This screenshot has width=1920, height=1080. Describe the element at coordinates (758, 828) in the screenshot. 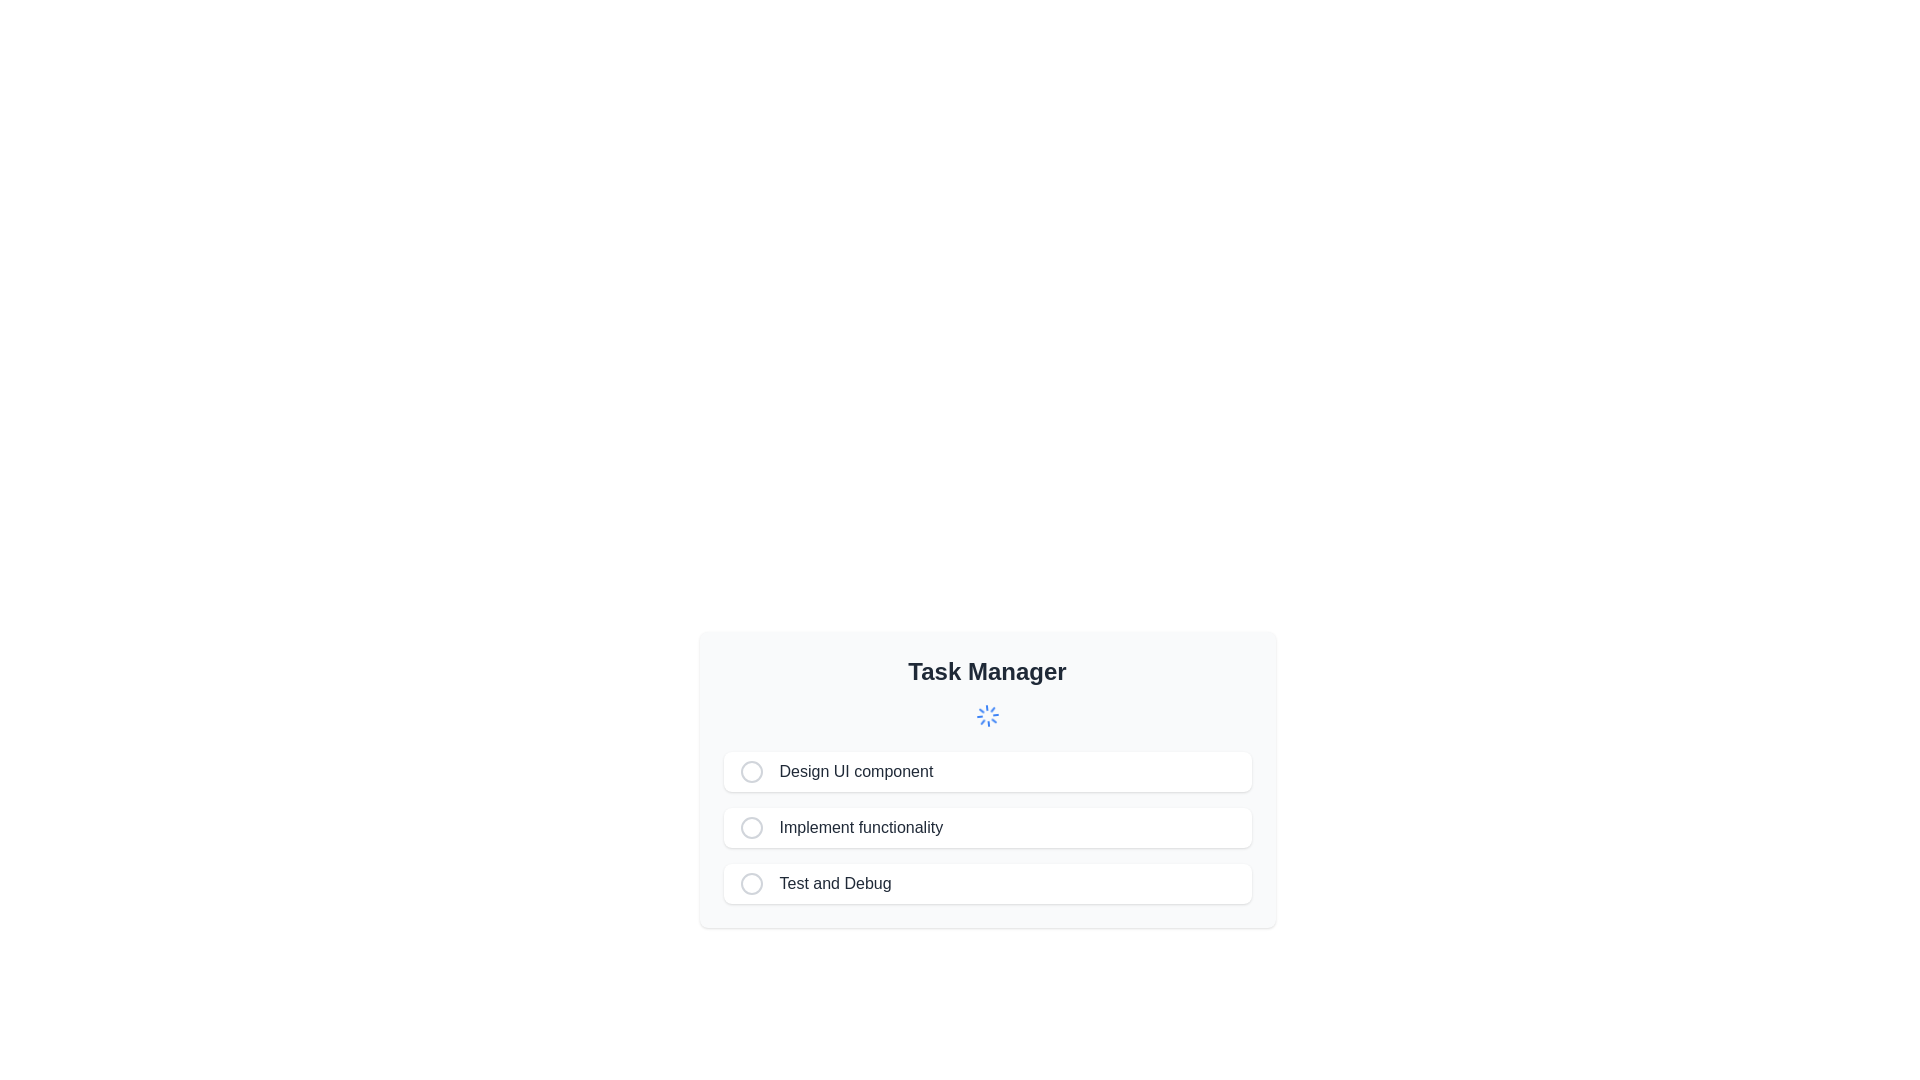

I see `the unselected radio button, which is a circular icon with a light grey outline, positioned to the left of the label 'Implement functionality' in the task list` at that location.